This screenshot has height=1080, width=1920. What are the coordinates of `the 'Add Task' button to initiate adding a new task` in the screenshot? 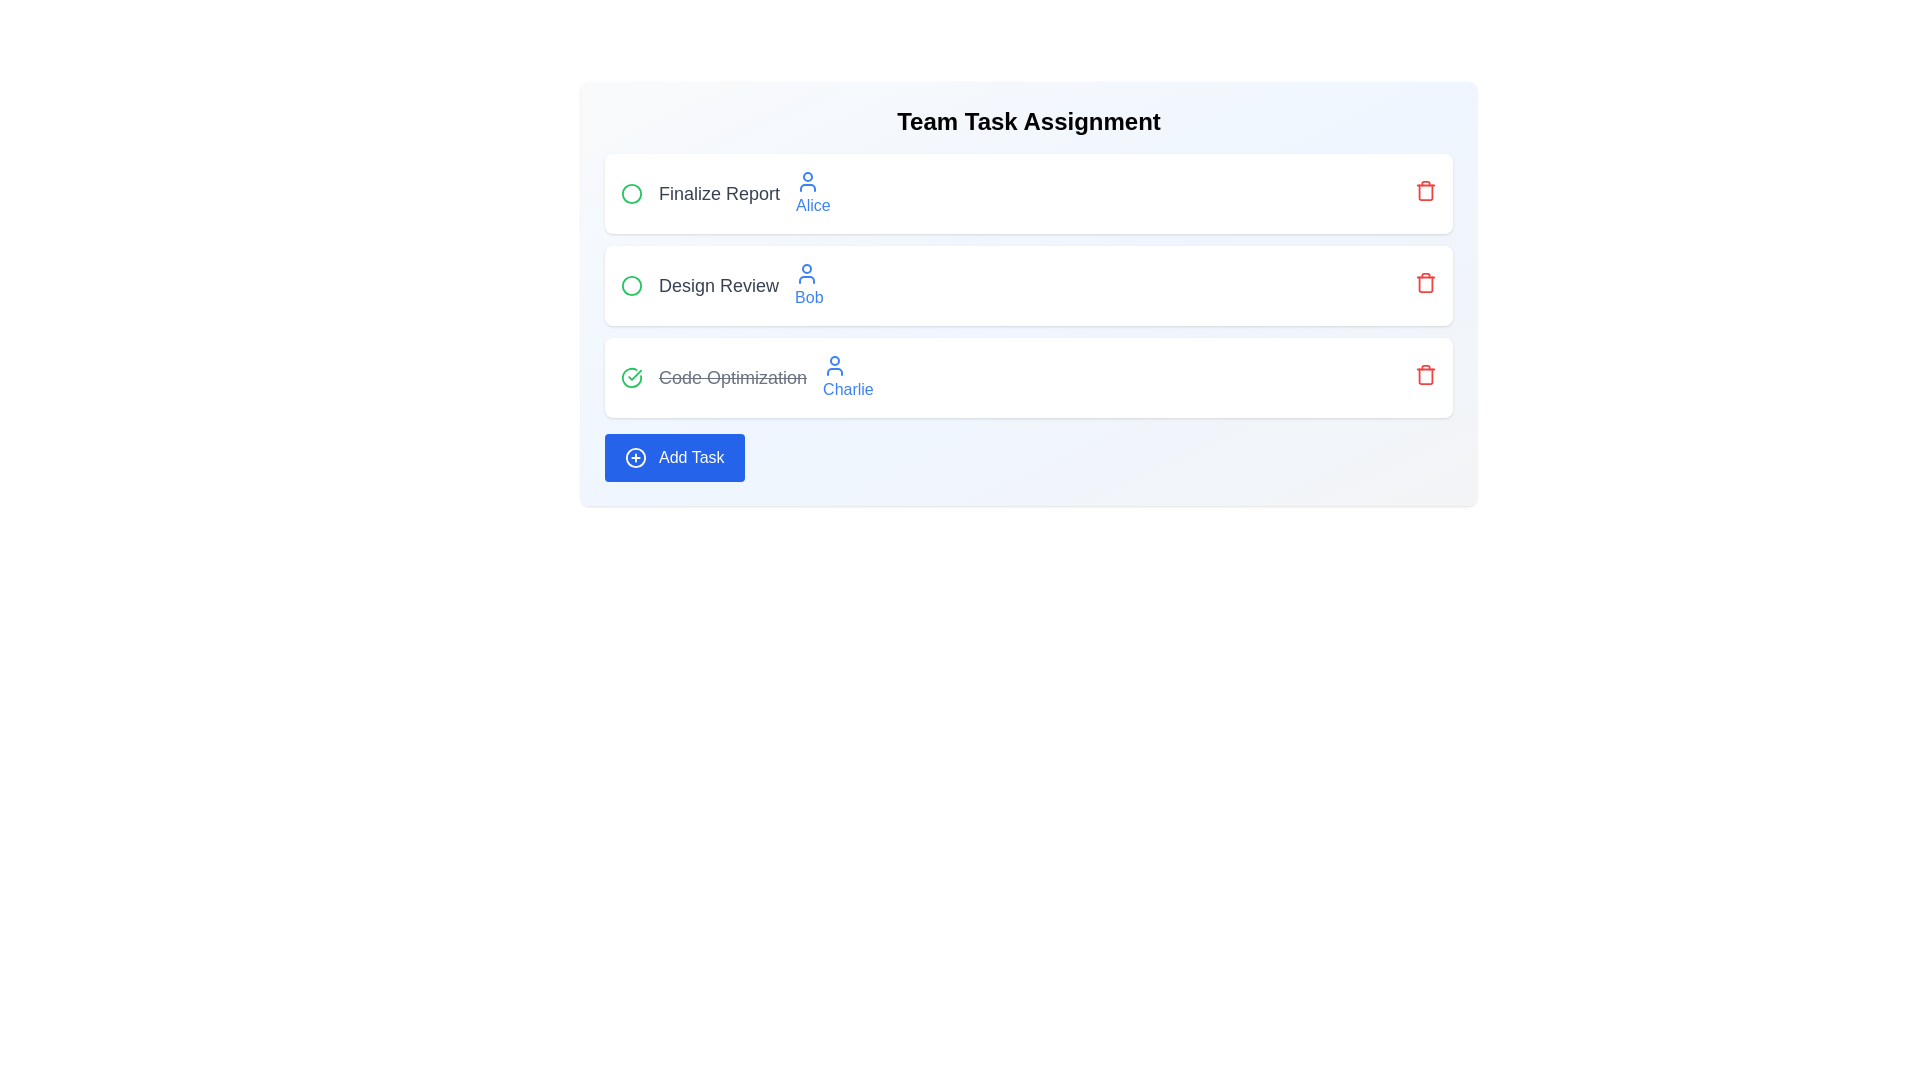 It's located at (674, 458).